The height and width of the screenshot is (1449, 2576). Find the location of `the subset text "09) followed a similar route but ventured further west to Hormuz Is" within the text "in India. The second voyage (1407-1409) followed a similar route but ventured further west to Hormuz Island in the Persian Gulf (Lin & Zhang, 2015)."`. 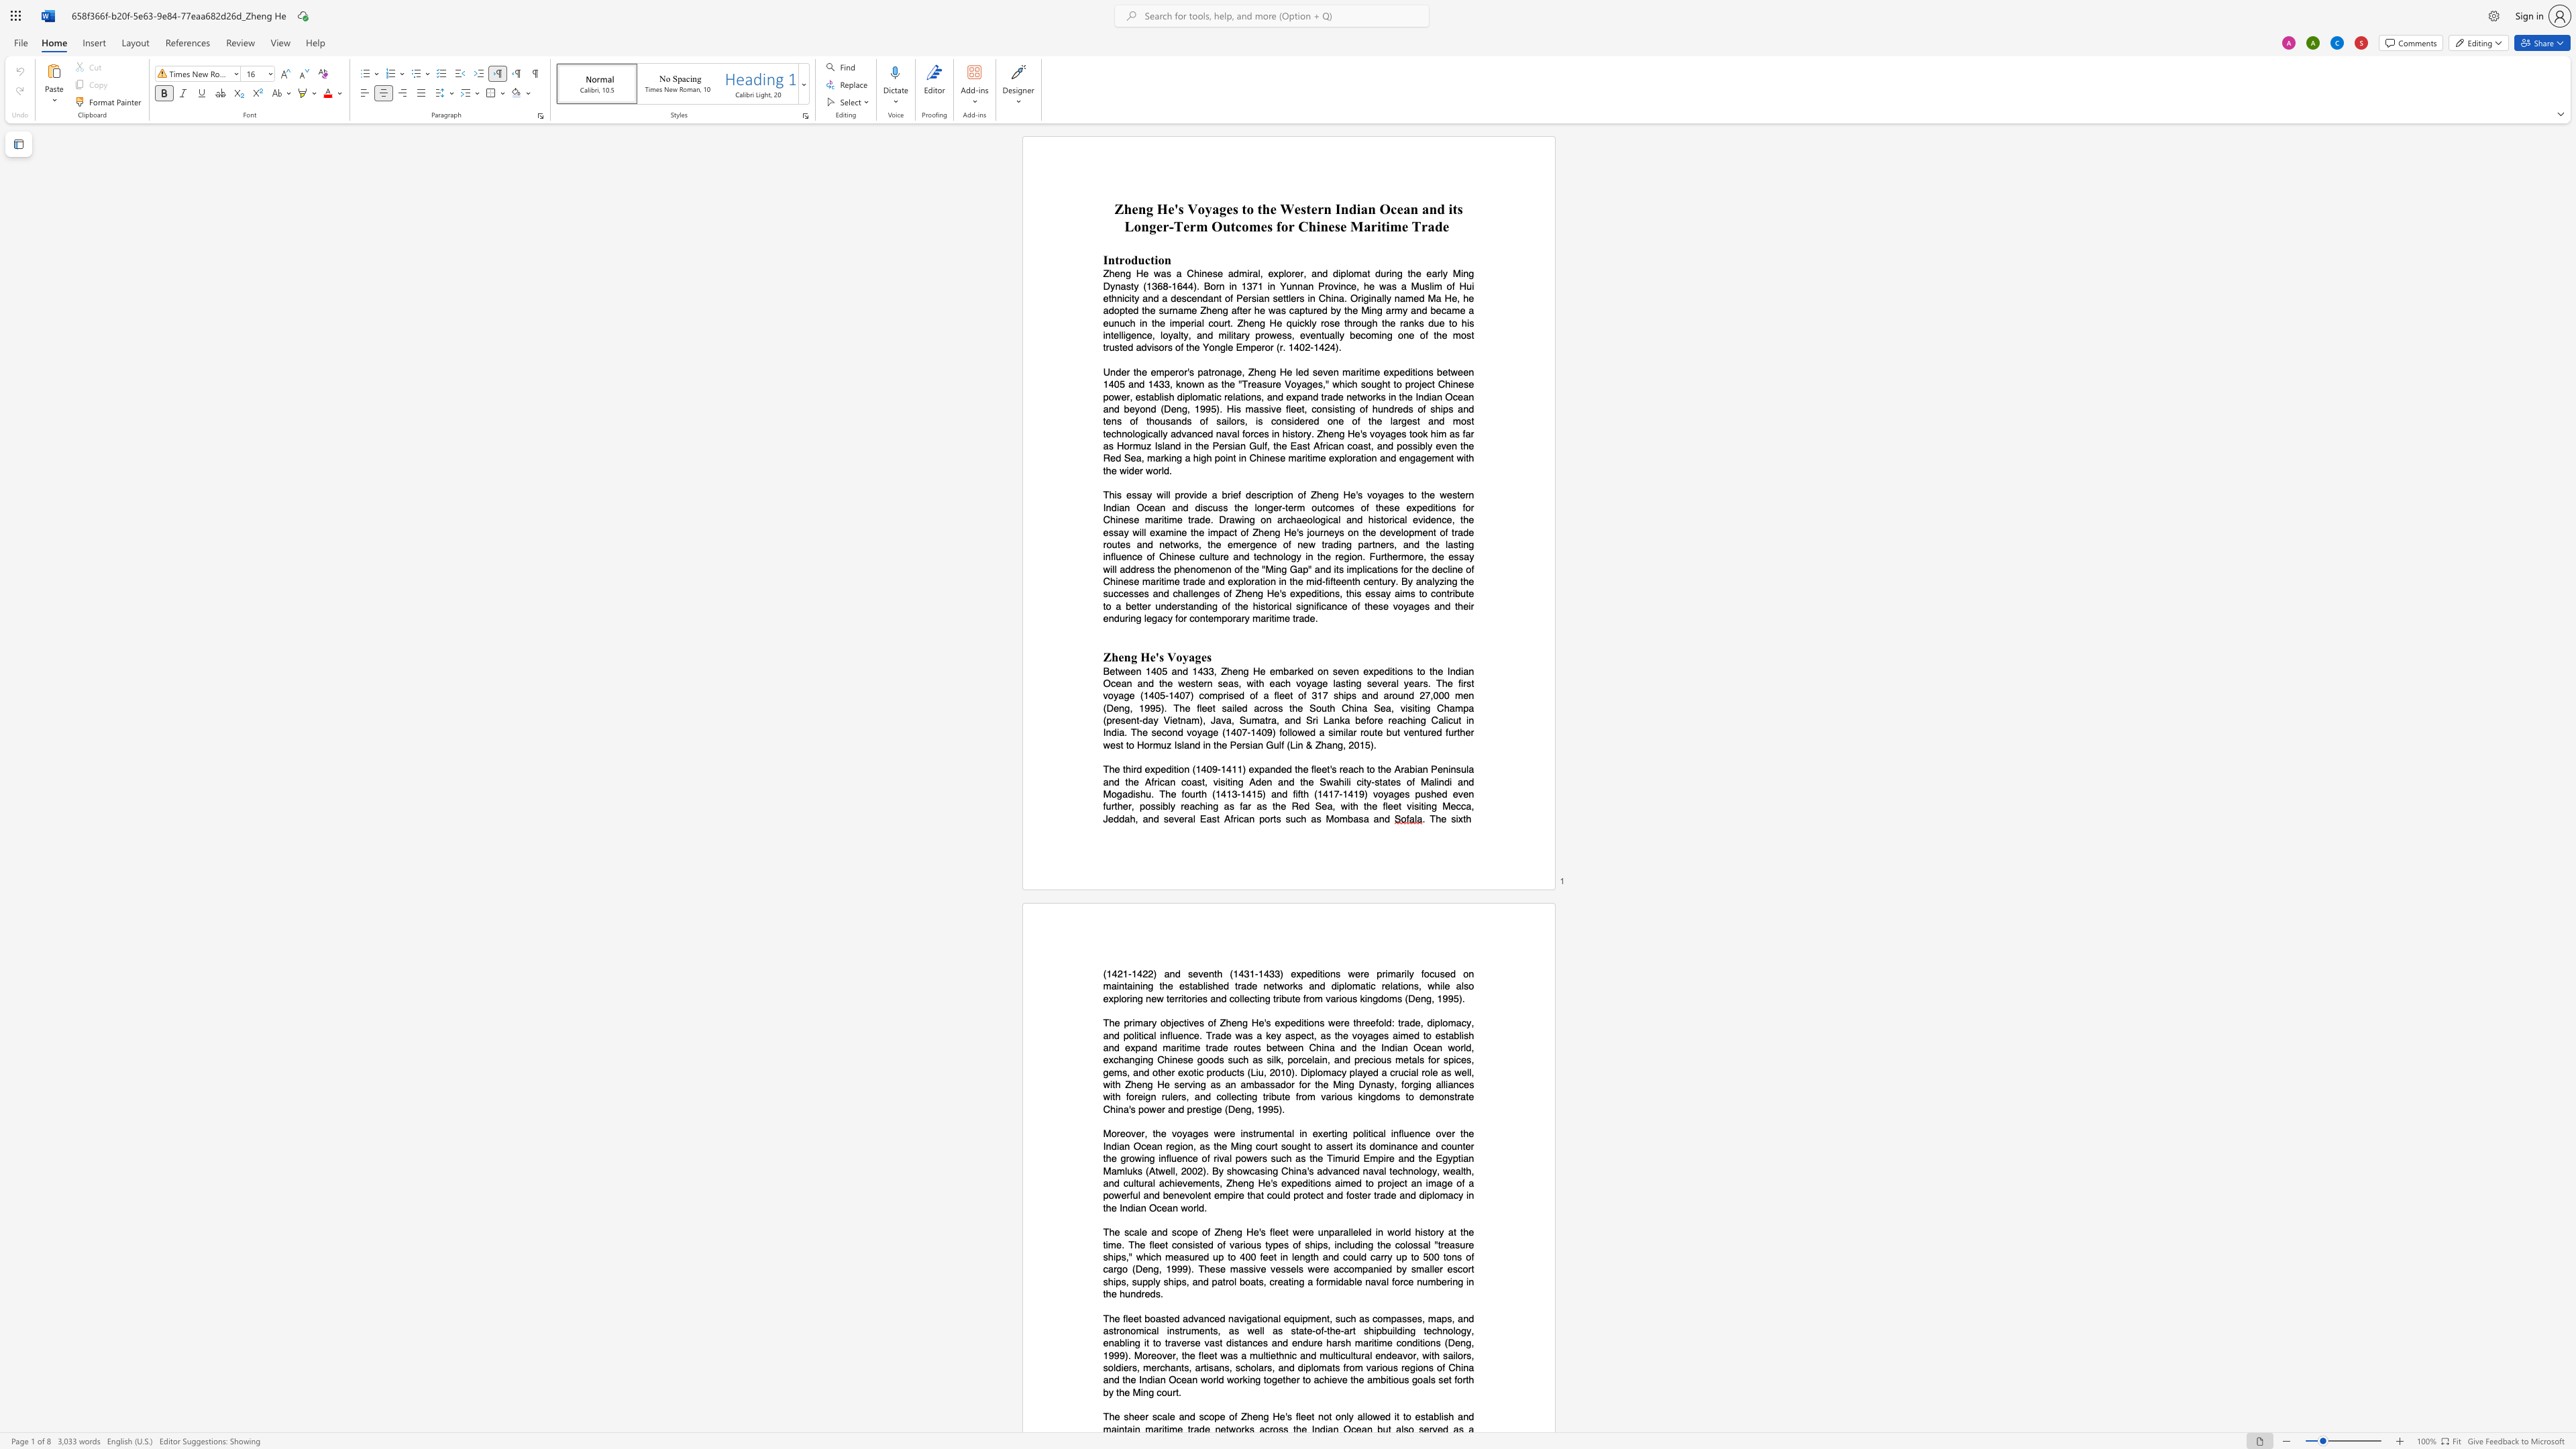

the subset text "09) followed a similar route but ventured further west to Hormuz Is" within the text "in India. The second voyage (1407-1409) followed a similar route but ventured further west to Hormuz Island in the Persian Gulf (Lin & Zhang, 2015)." is located at coordinates (1260, 731).